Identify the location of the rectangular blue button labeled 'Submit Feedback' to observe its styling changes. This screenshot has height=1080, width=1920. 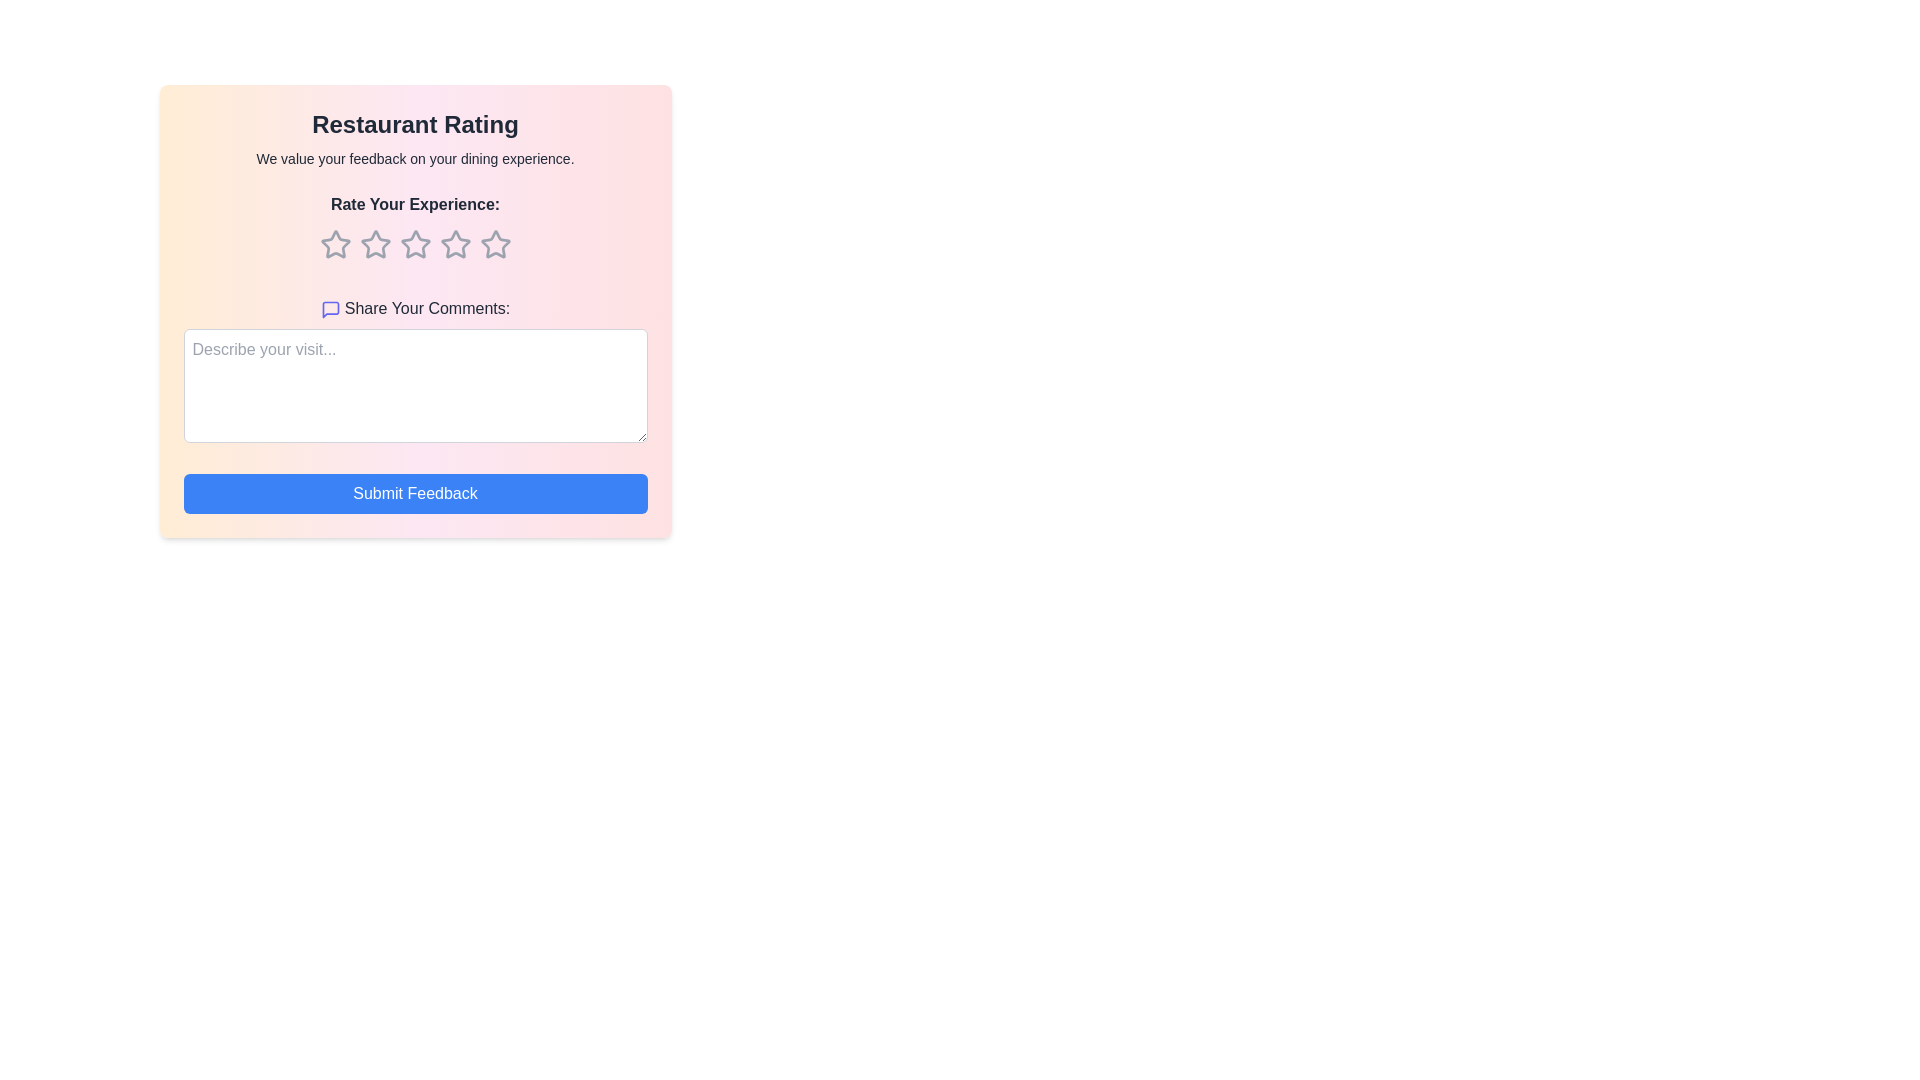
(414, 493).